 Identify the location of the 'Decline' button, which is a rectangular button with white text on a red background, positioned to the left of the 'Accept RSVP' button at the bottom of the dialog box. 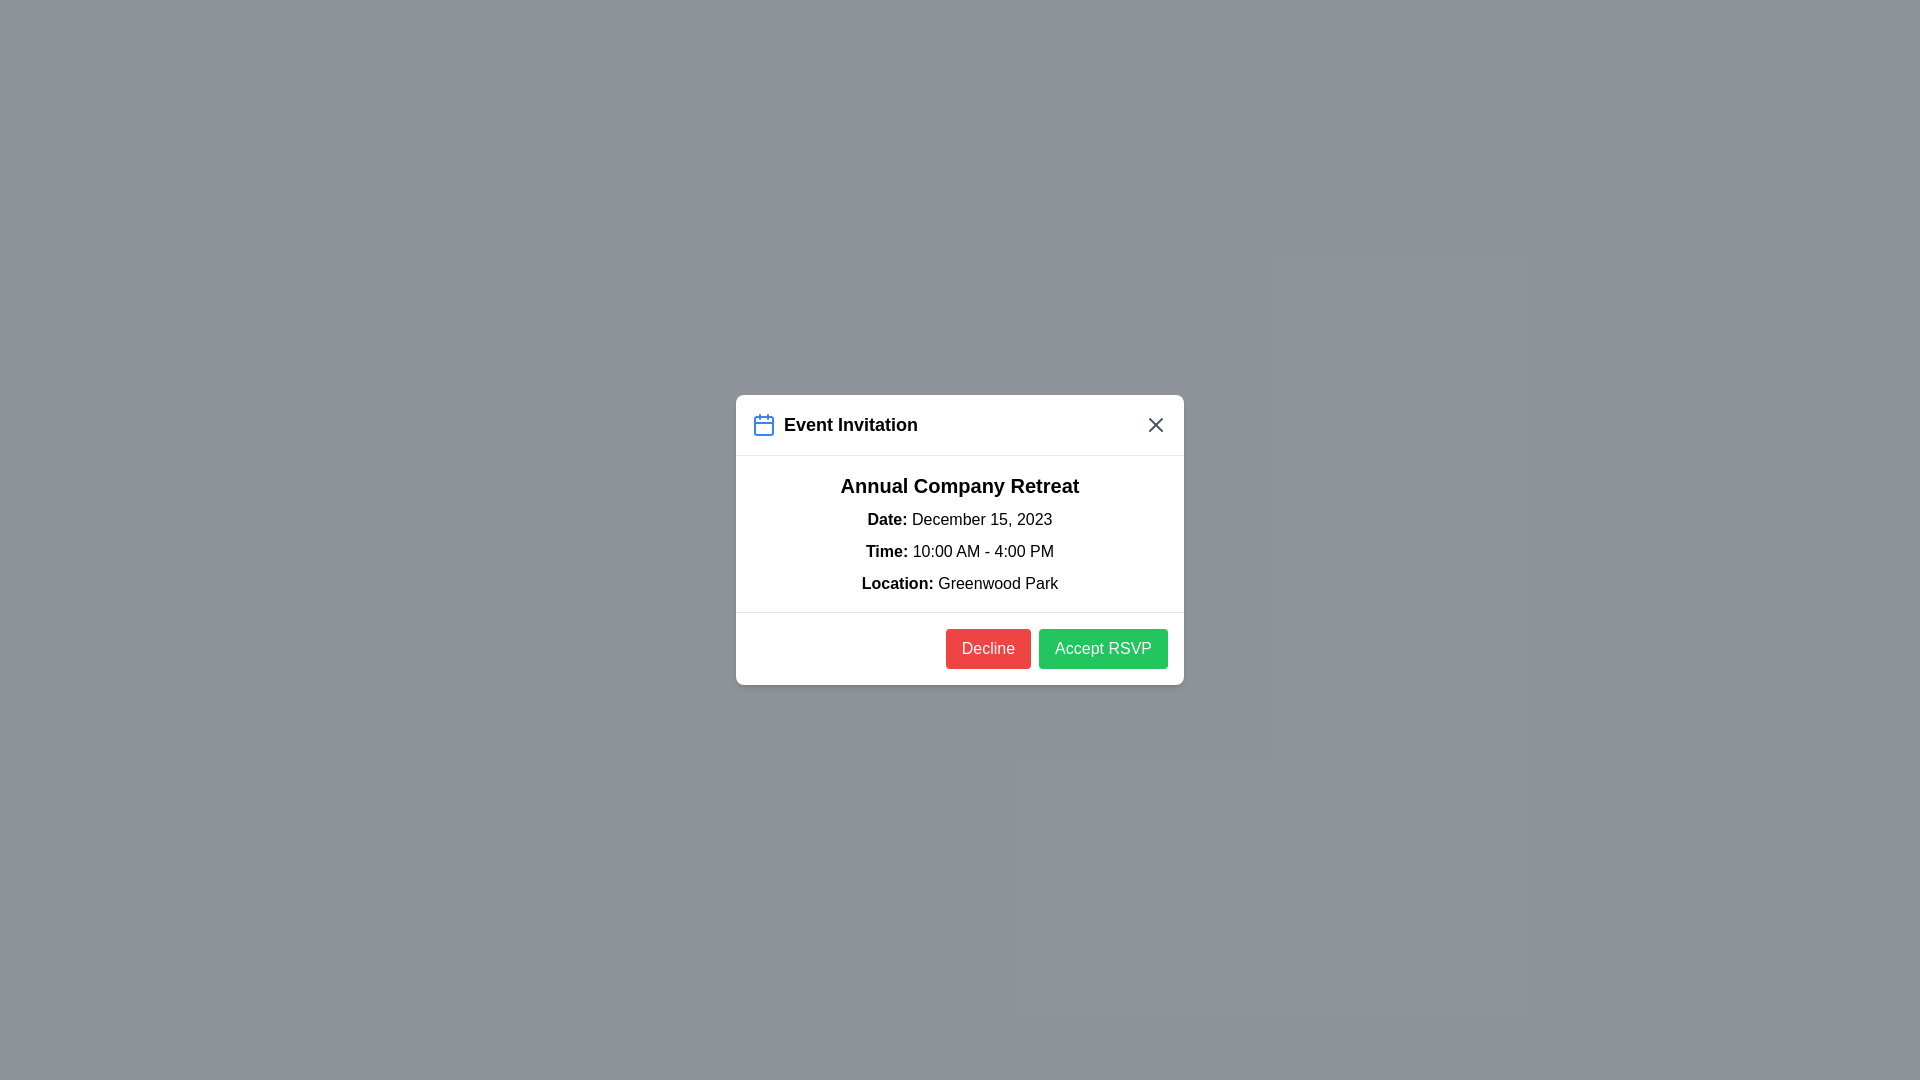
(988, 648).